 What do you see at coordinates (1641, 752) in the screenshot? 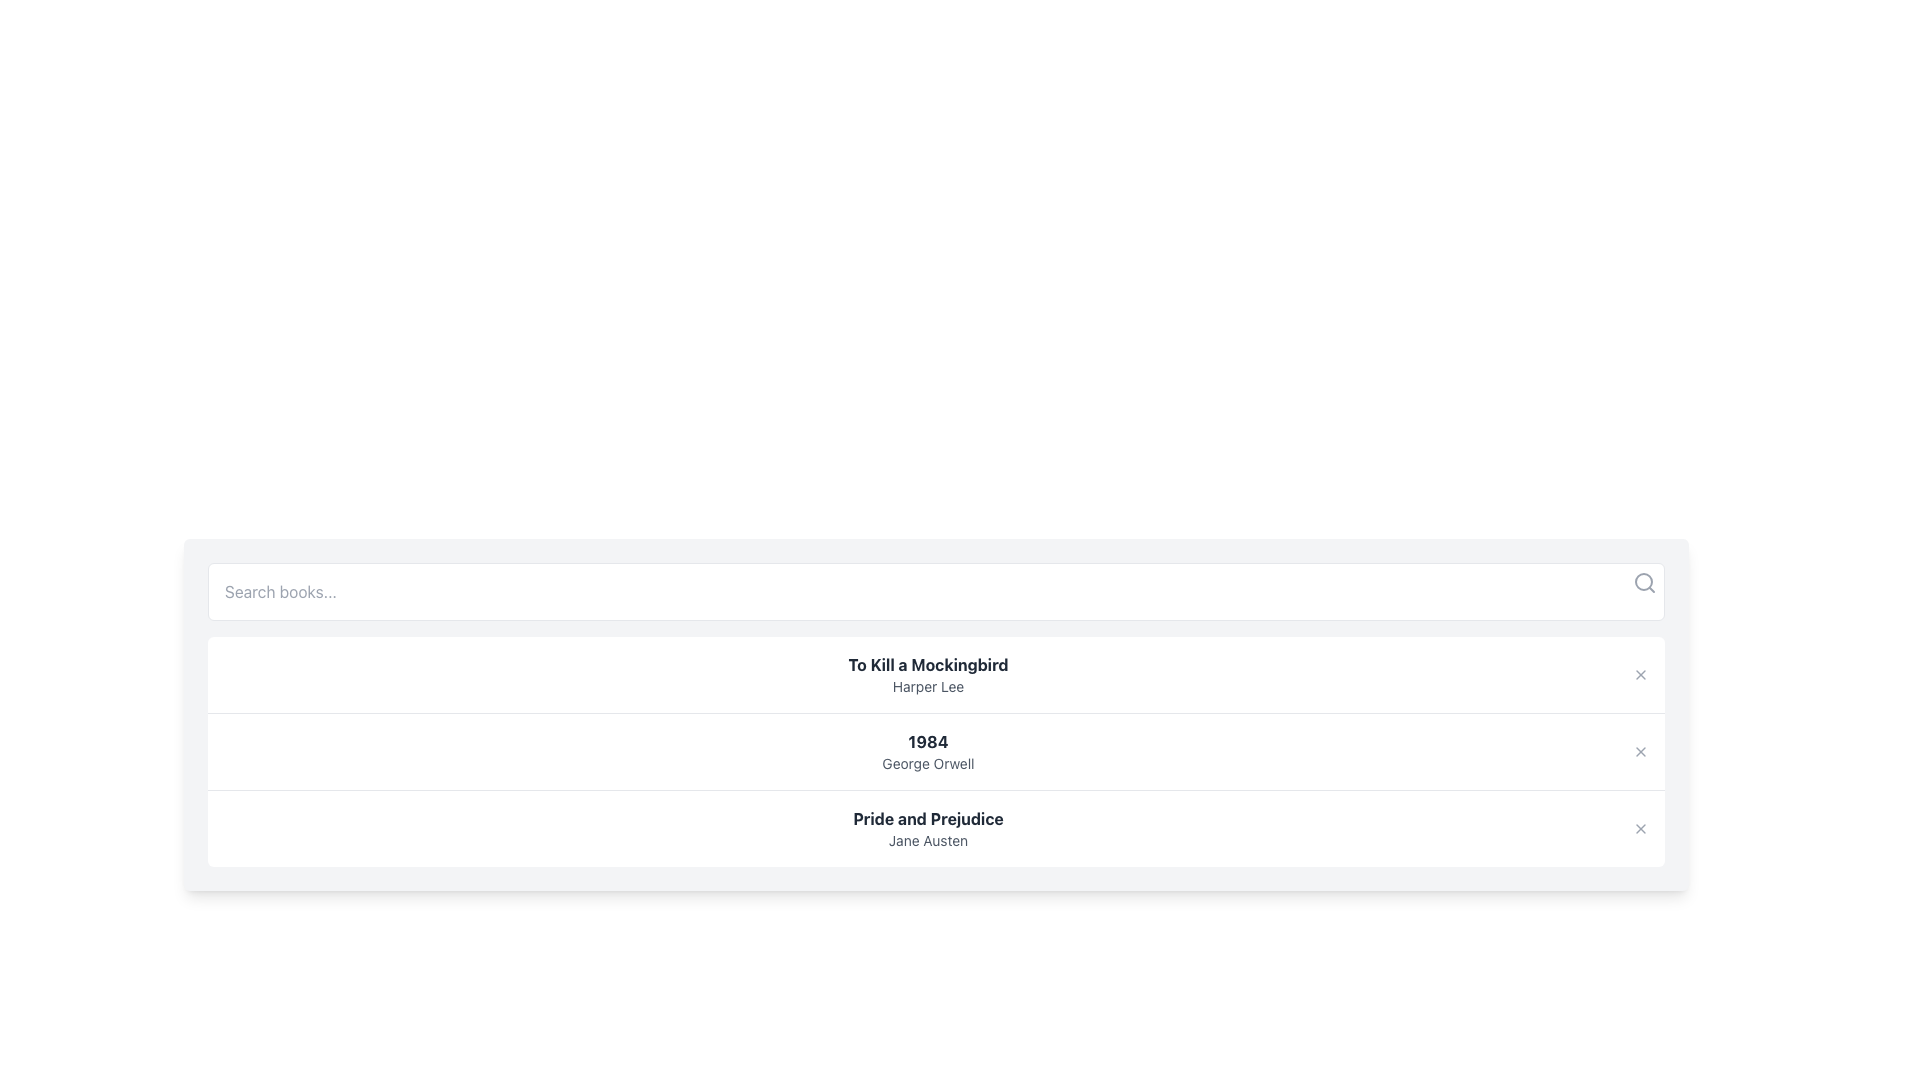
I see `the close icon` at bounding box center [1641, 752].